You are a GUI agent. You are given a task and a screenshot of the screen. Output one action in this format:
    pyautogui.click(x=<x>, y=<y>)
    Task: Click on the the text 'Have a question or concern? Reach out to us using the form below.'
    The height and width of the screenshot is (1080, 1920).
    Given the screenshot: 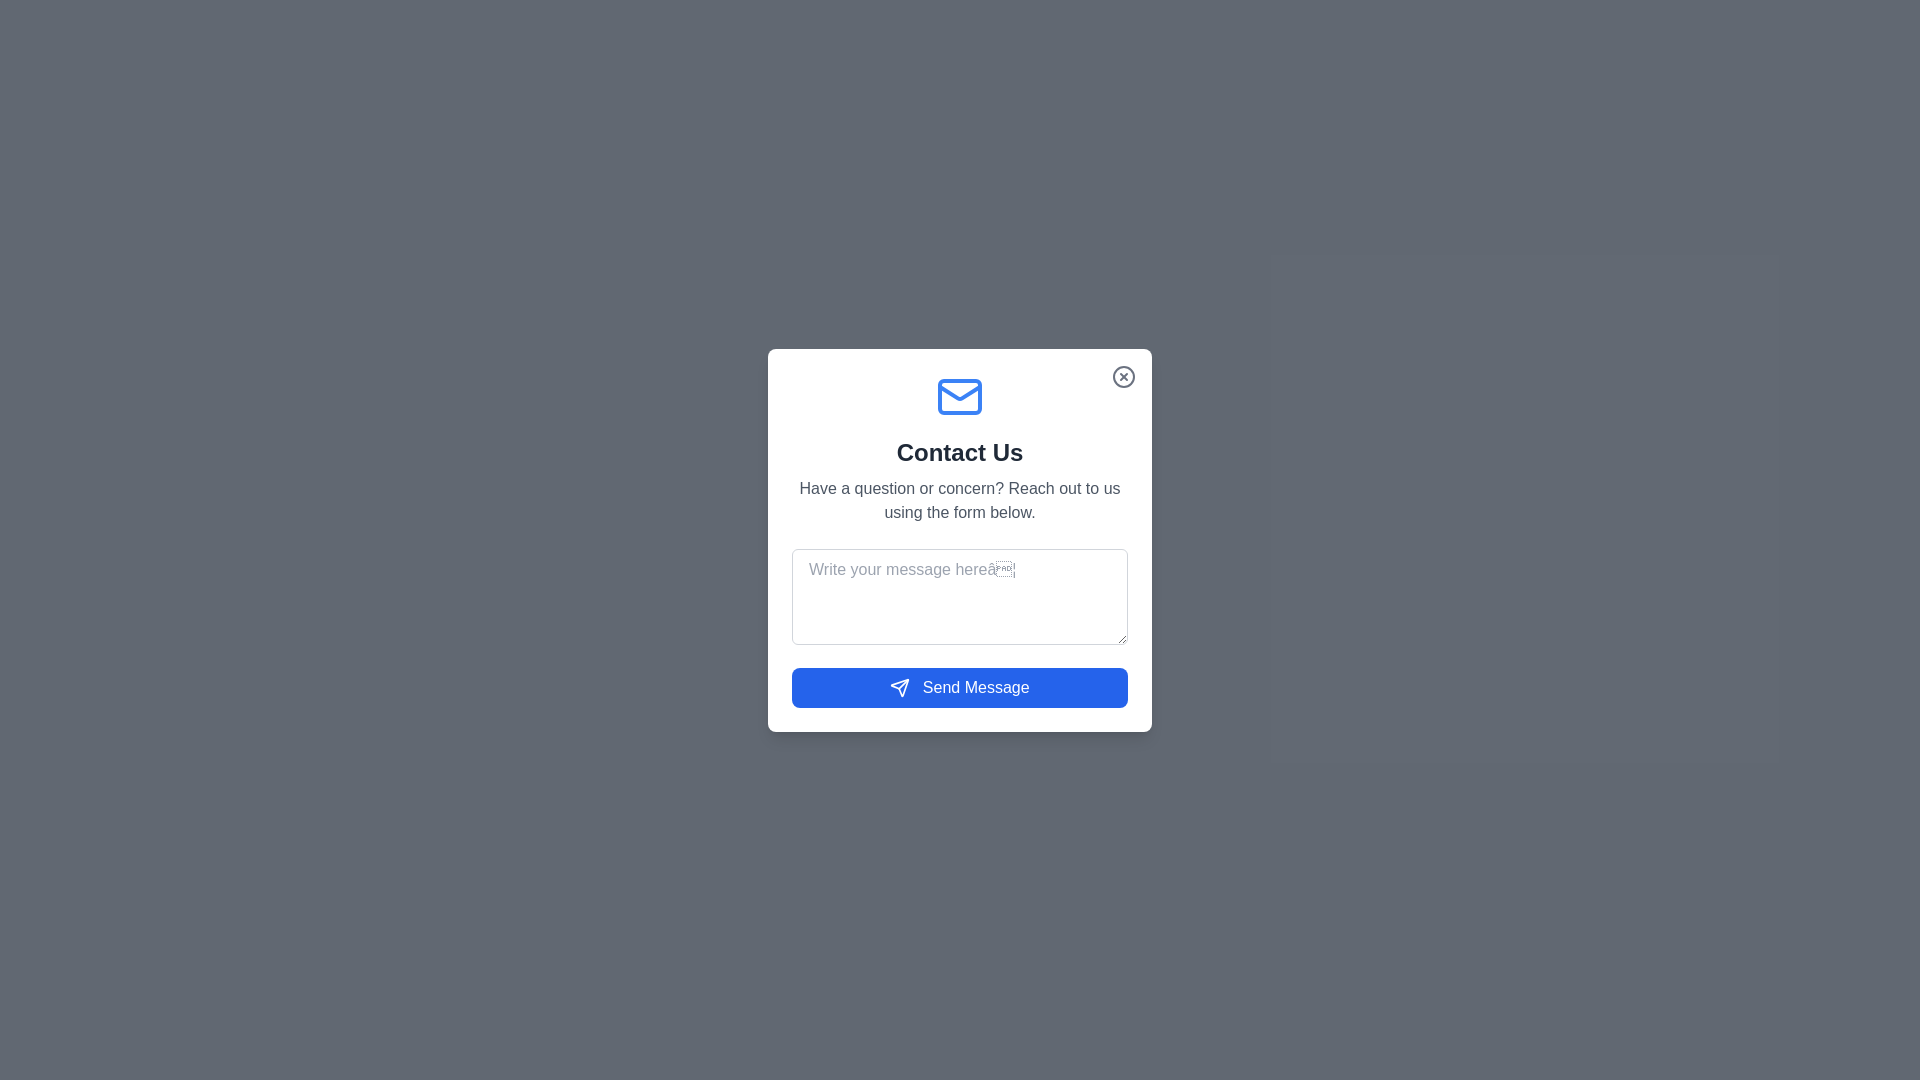 What is the action you would take?
    pyautogui.click(x=791, y=476)
    